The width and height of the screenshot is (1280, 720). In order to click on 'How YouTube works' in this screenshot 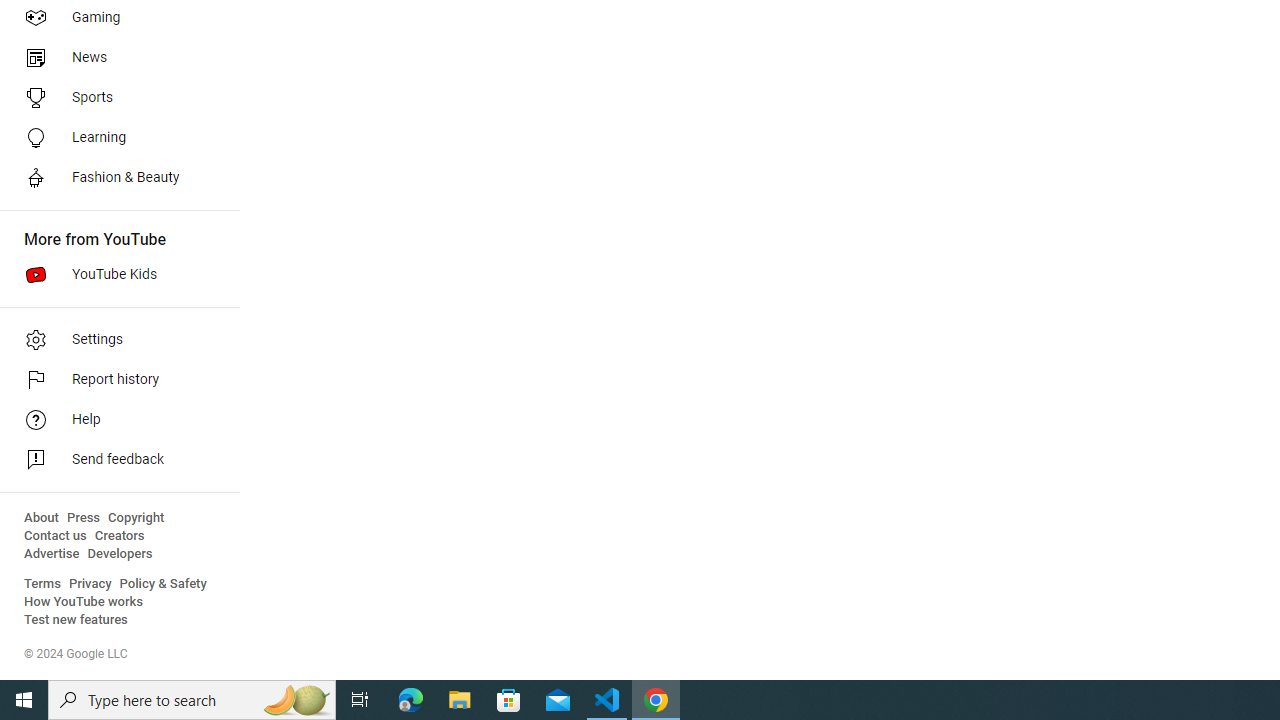, I will do `click(82, 601)`.